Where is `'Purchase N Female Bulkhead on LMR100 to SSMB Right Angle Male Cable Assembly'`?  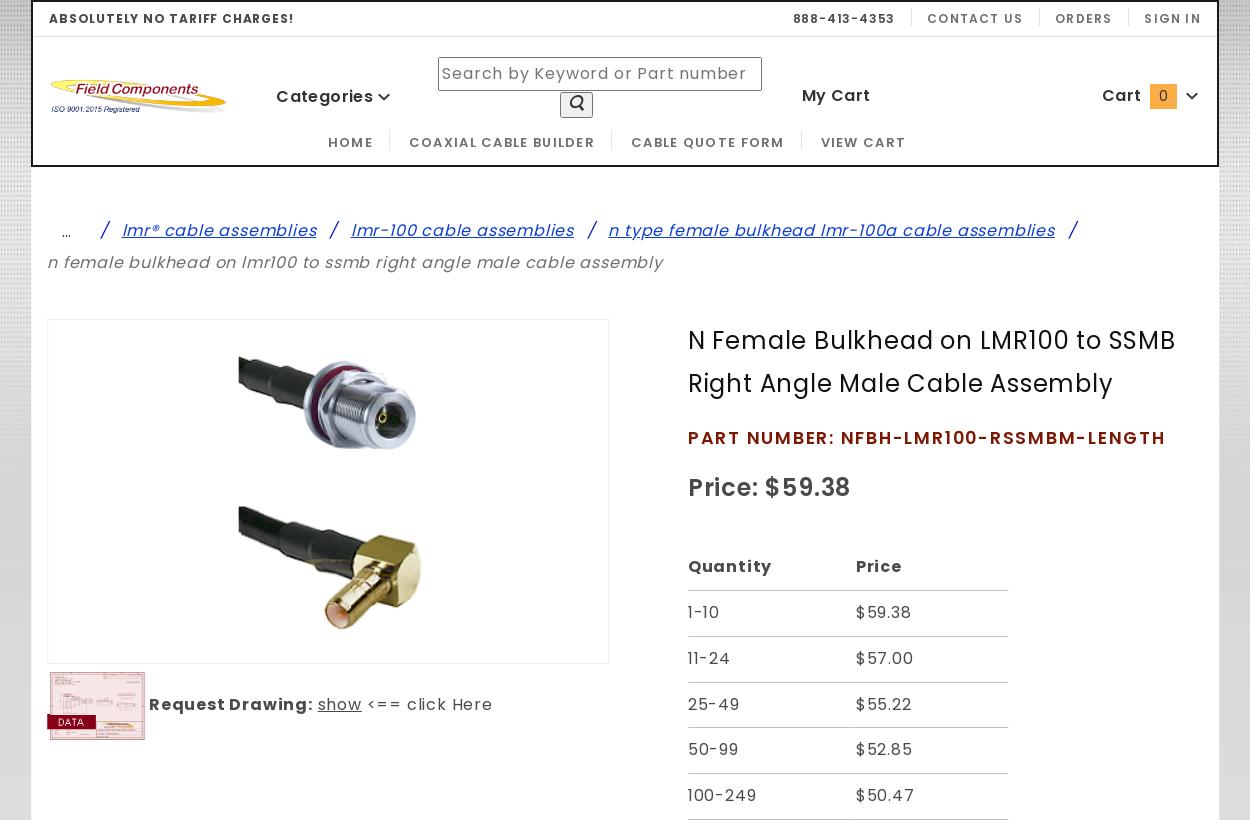 'Purchase N Female Bulkhead on LMR100 to SSMB Right Angle Male Cable Assembly' is located at coordinates (681, 474).